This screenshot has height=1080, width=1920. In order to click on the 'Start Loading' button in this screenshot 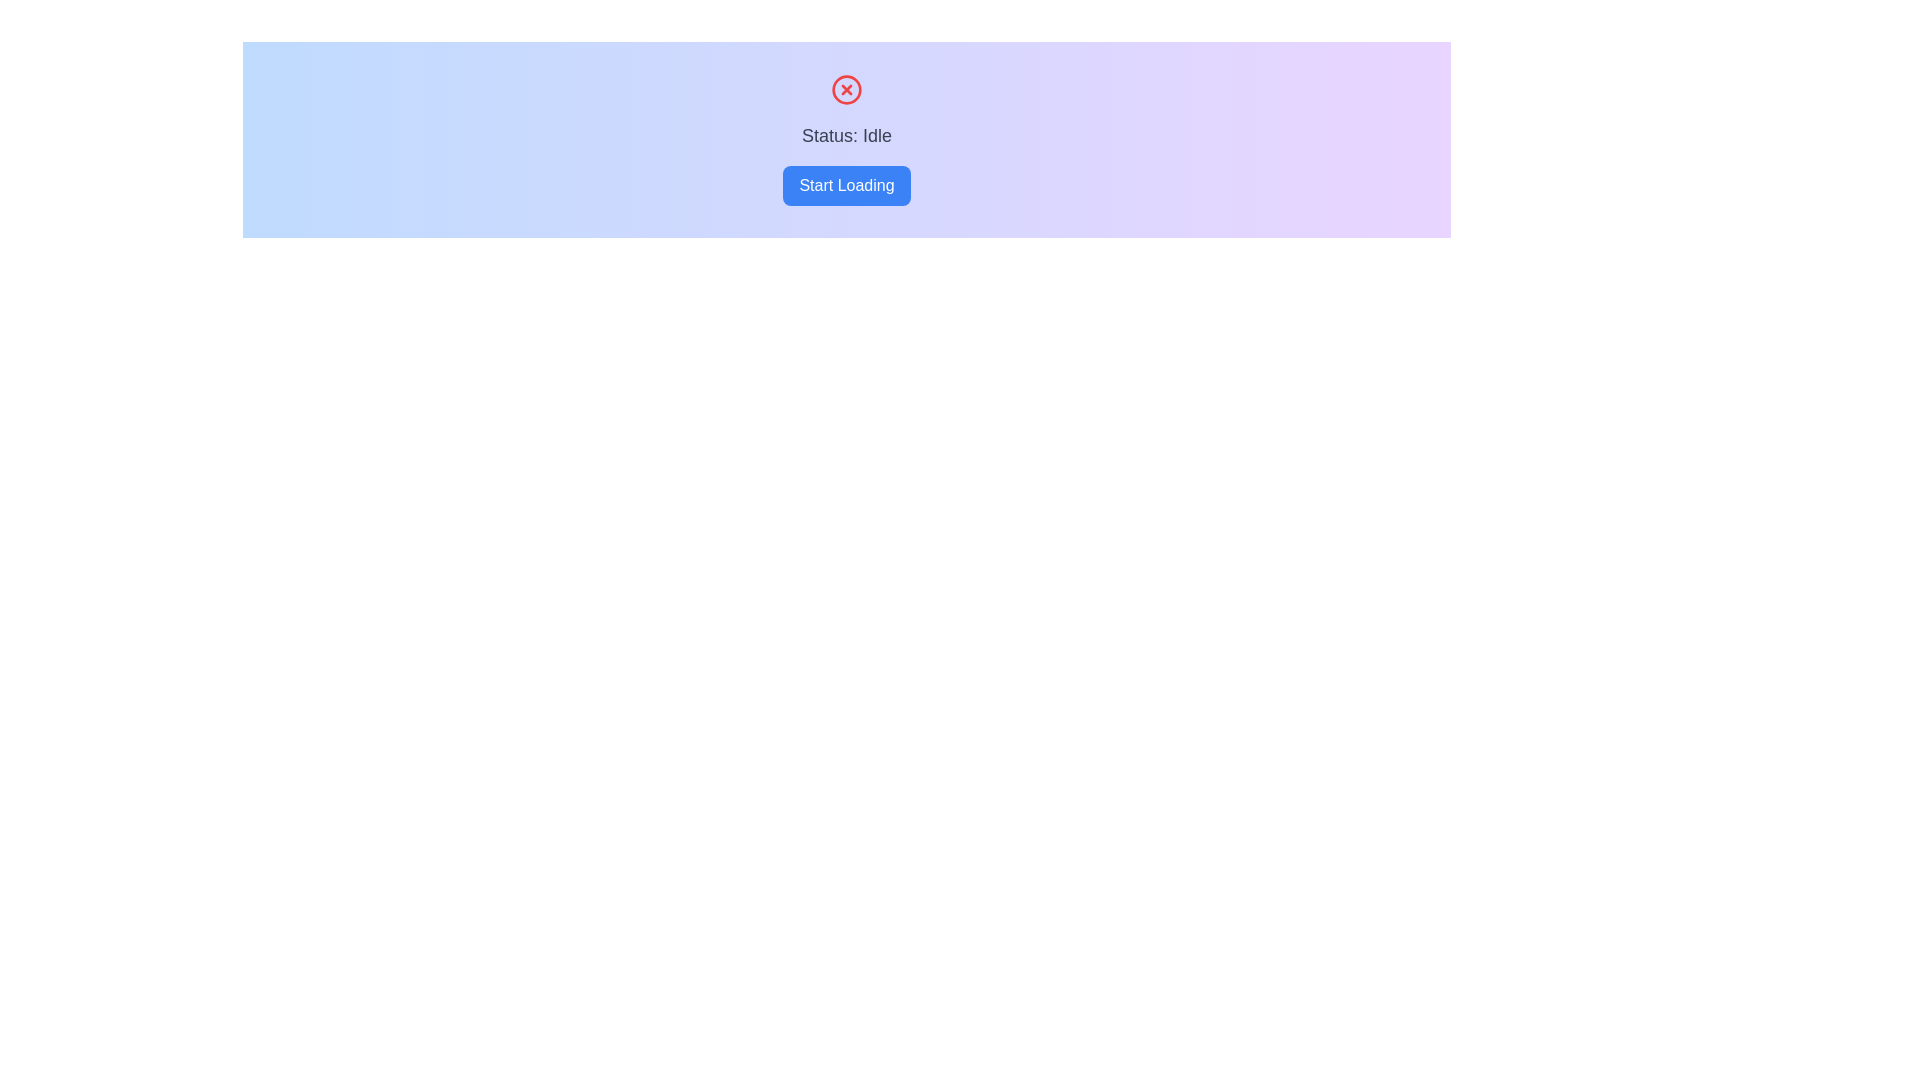, I will do `click(846, 185)`.